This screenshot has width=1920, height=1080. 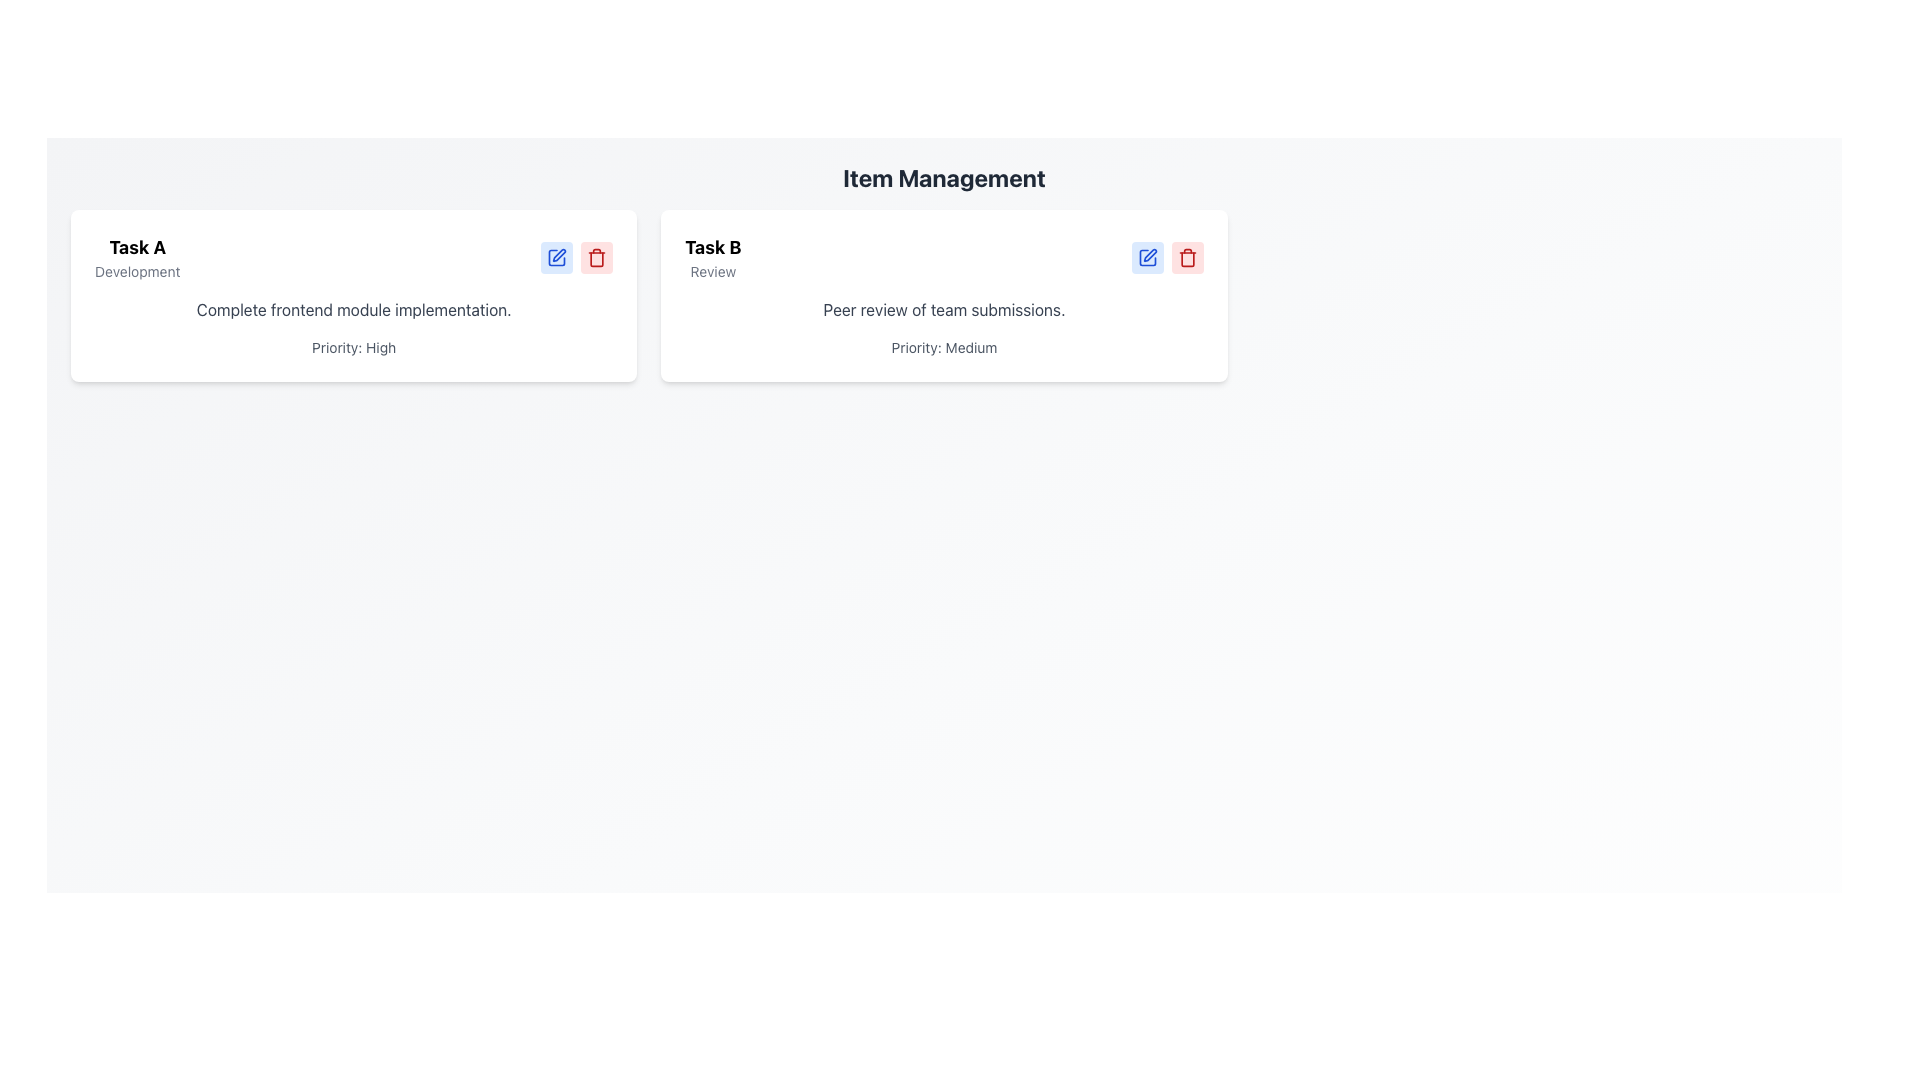 What do you see at coordinates (1187, 257) in the screenshot?
I see `the red circular trash icon button located on the right side of the button group` at bounding box center [1187, 257].